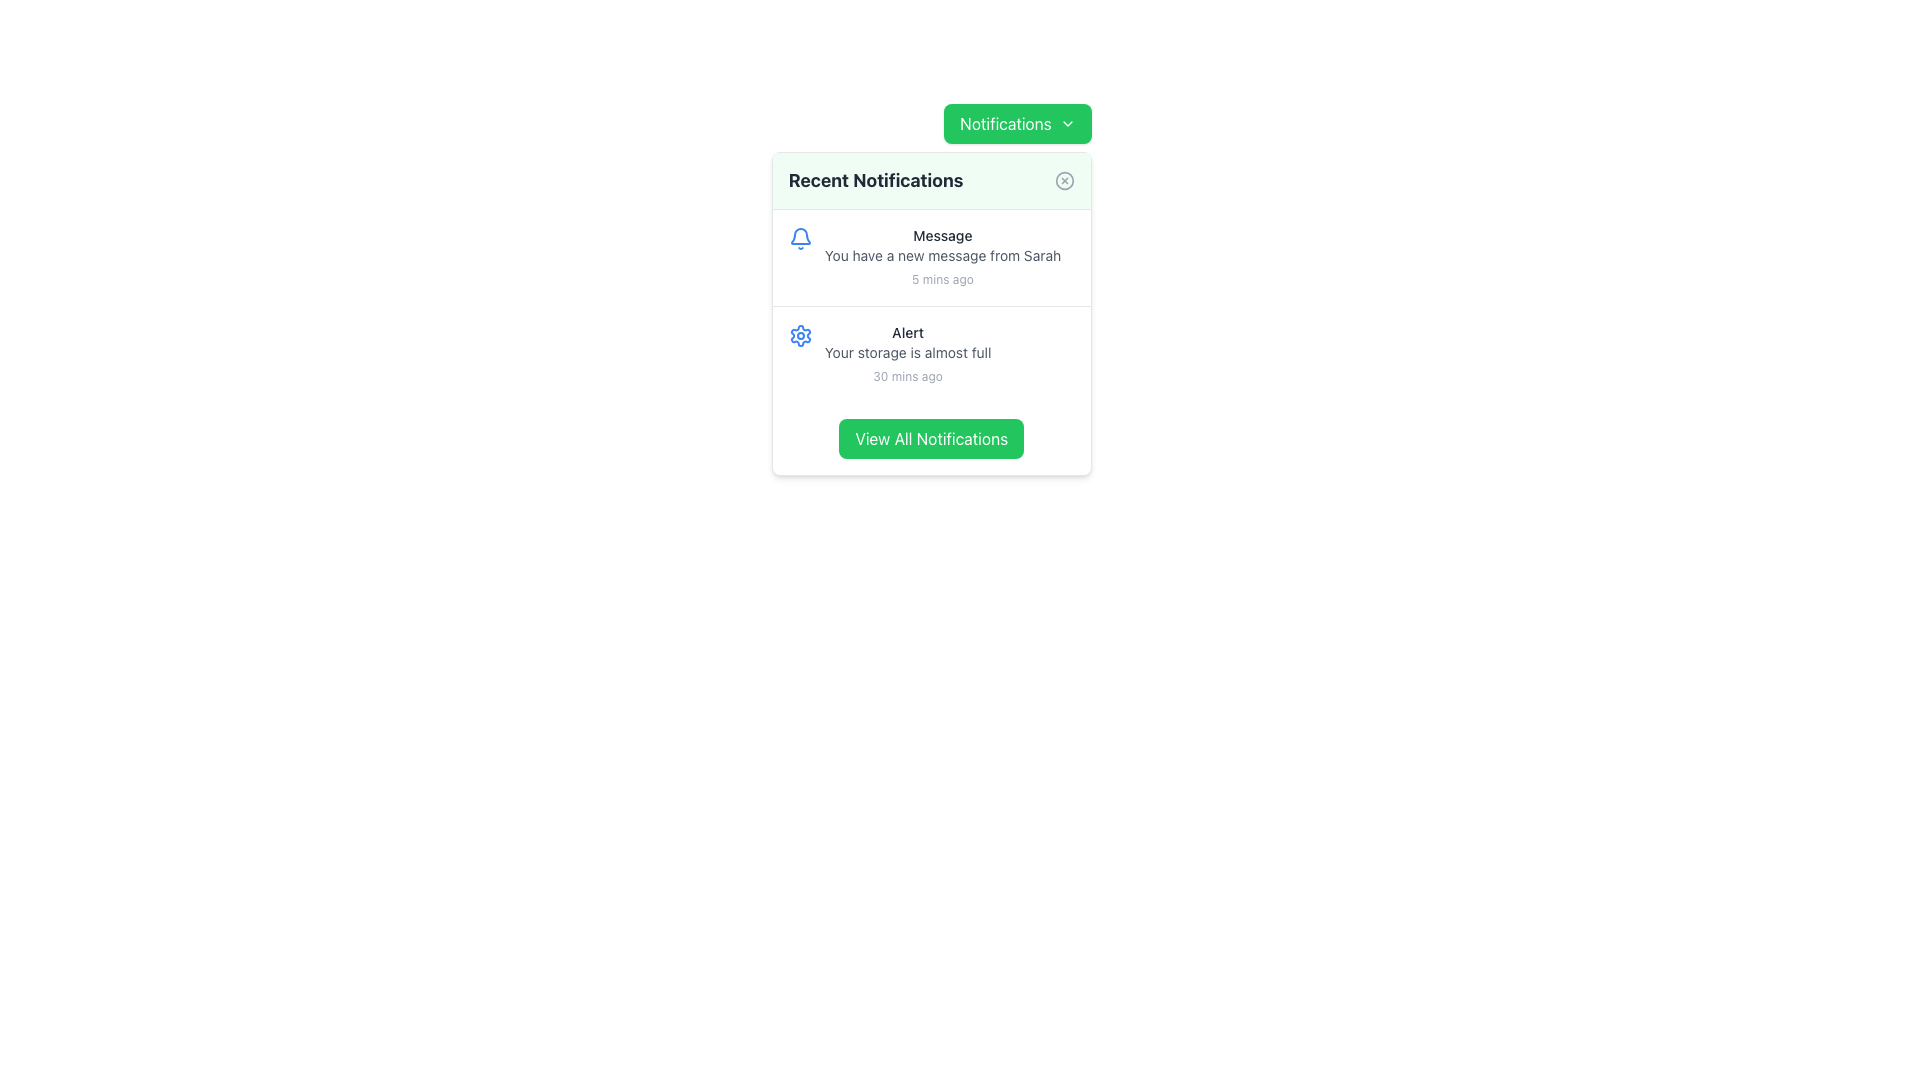  I want to click on the notification entry for the new message received from Sarah, which is the top entry under 'Recent Notifications' in the notification panel, so click(941, 257).